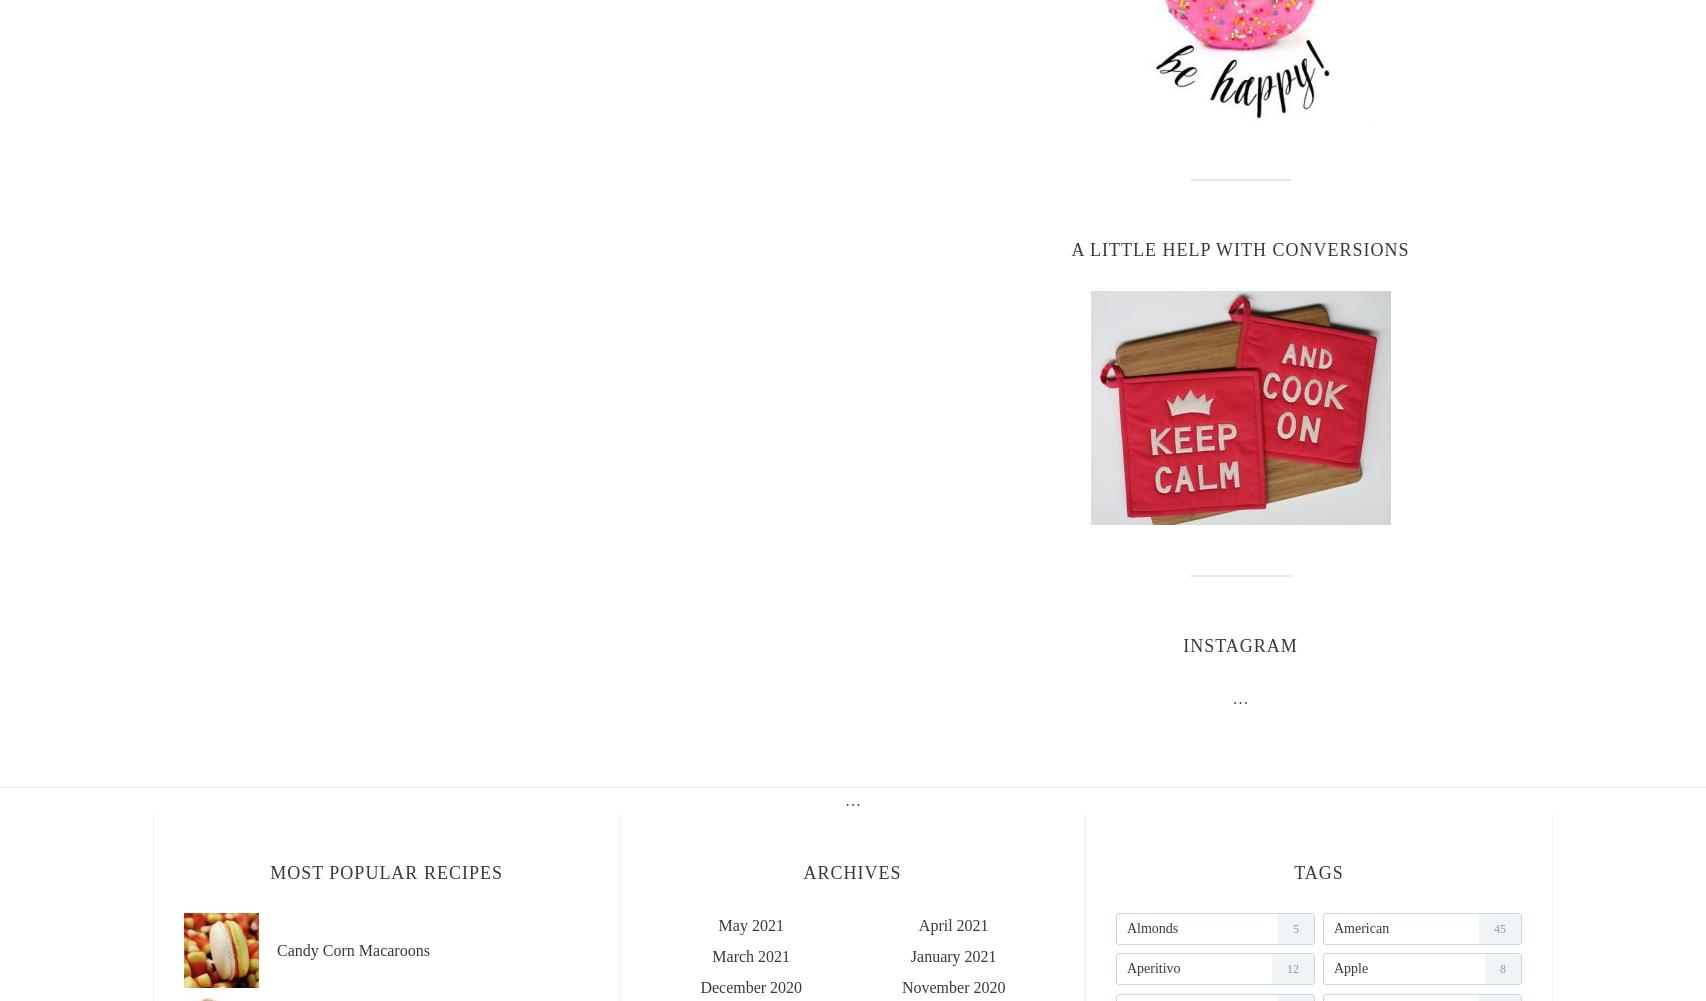  I want to click on 'Archives', so click(802, 871).